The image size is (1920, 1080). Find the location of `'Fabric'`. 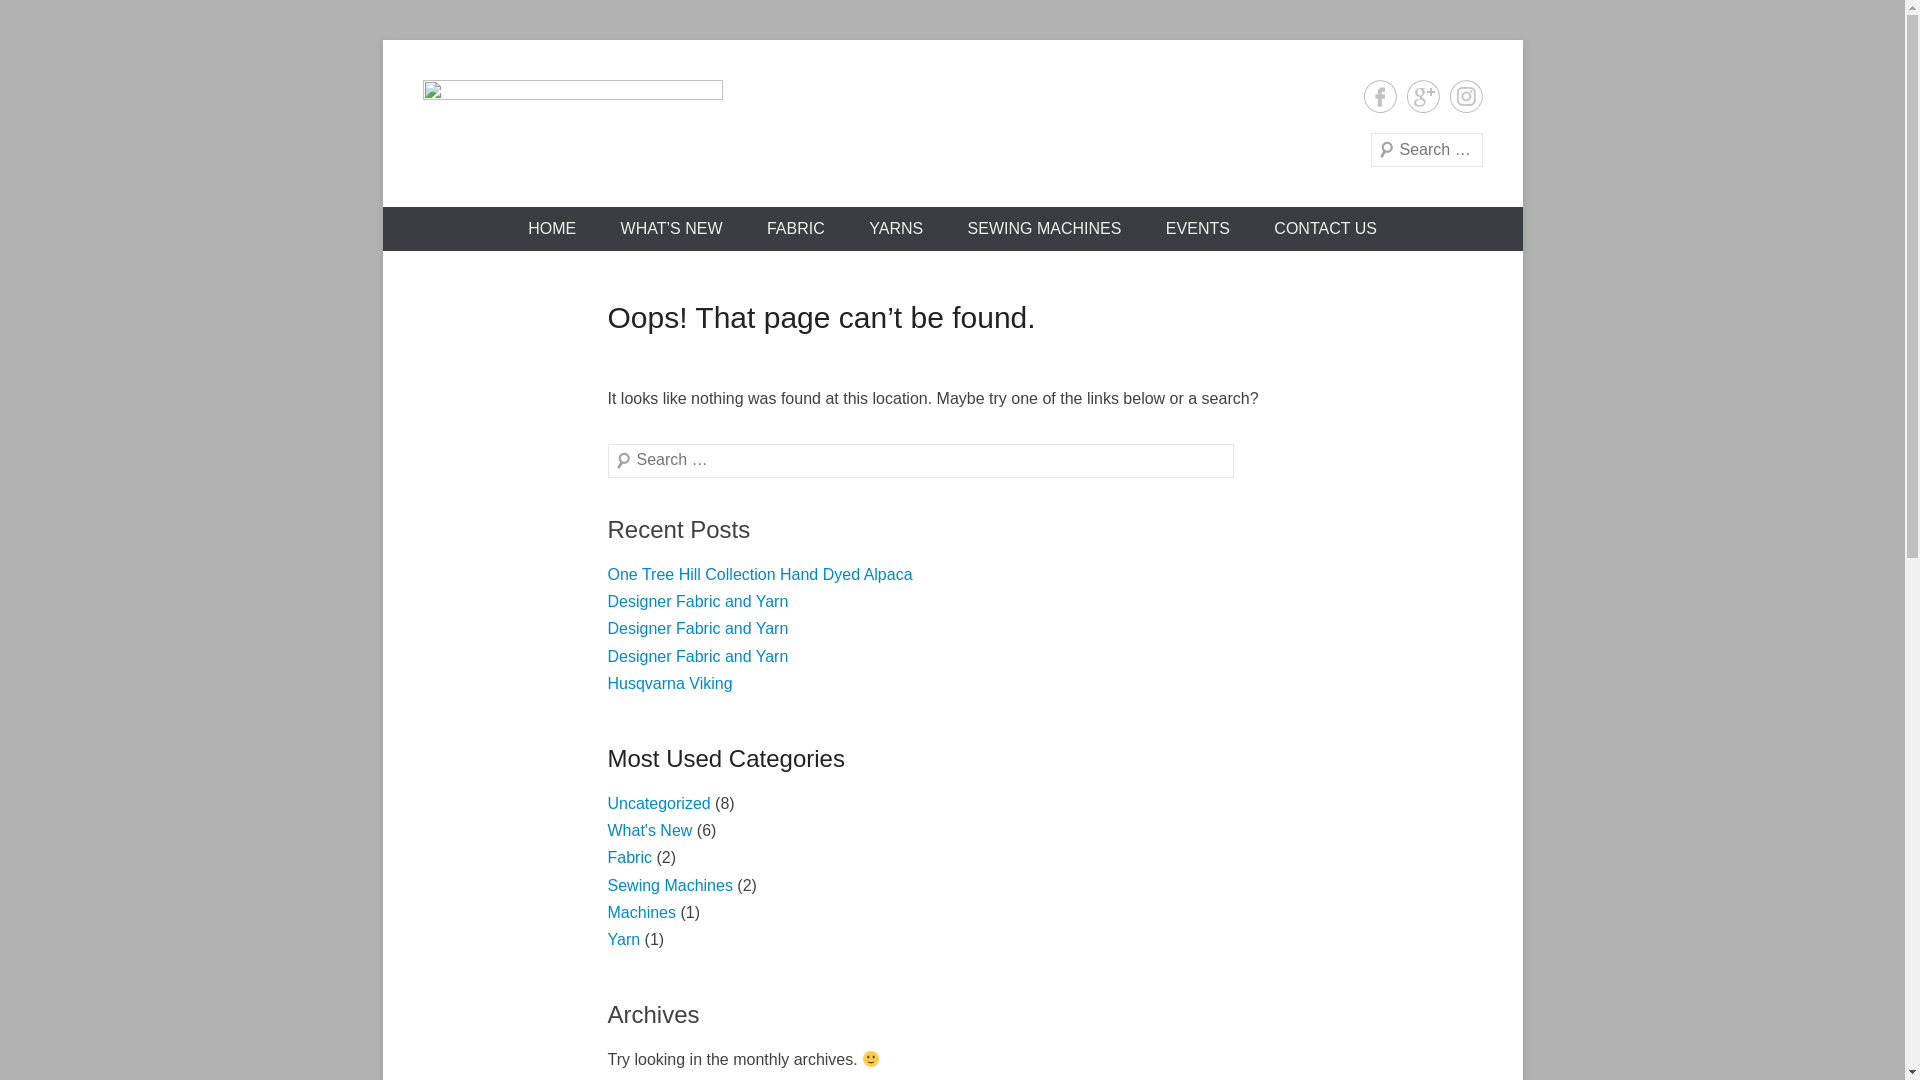

'Fabric' is located at coordinates (628, 856).